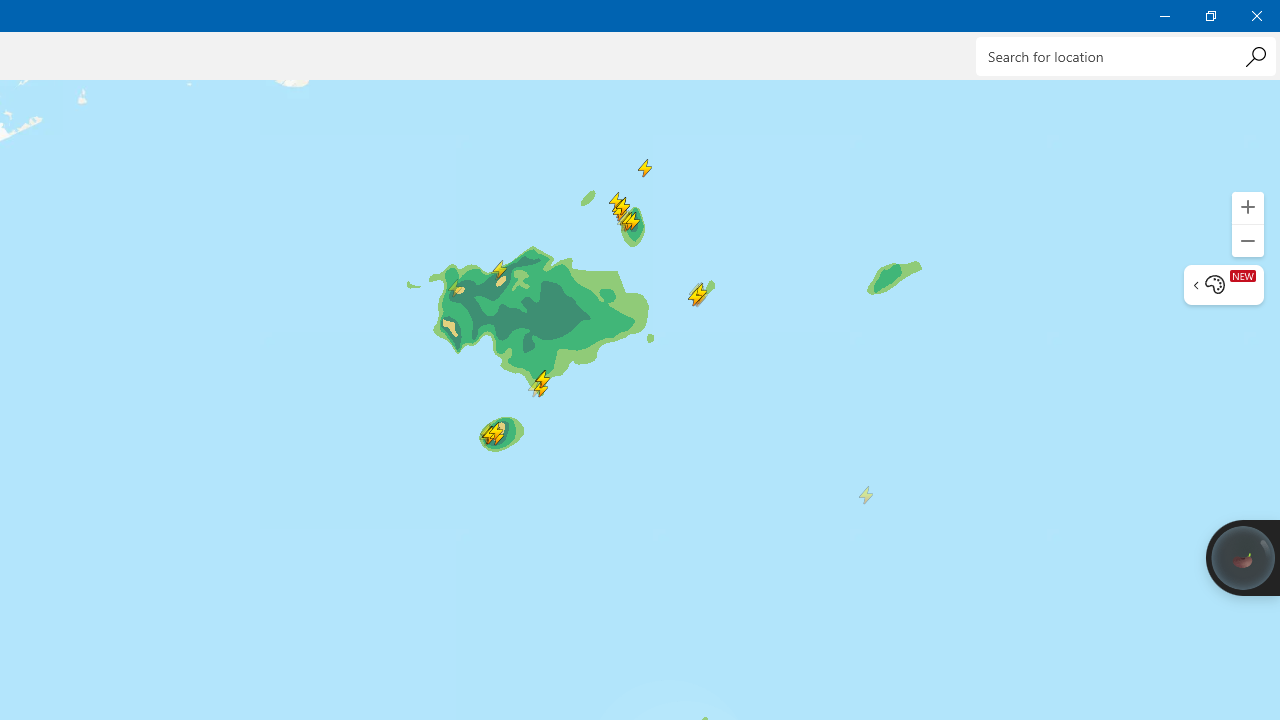 Image resolution: width=1280 pixels, height=720 pixels. I want to click on 'Search', so click(1254, 55).